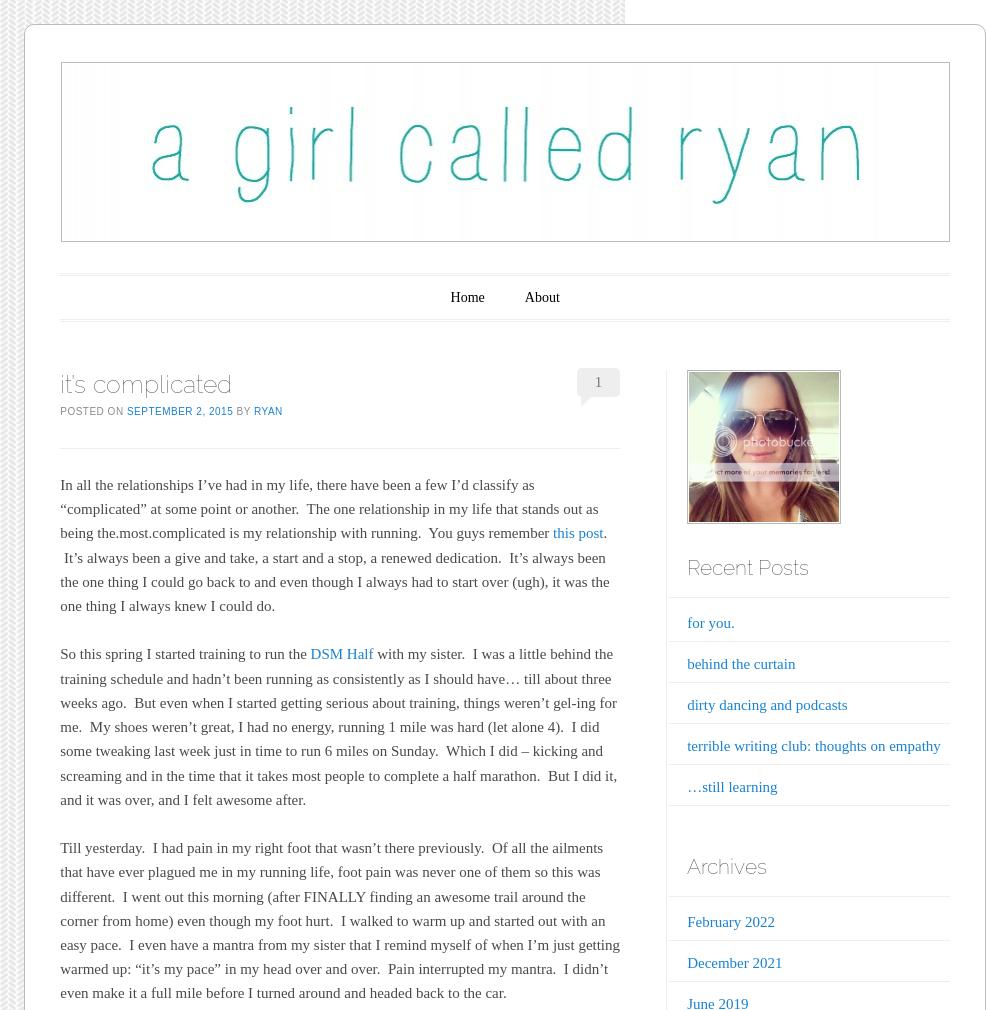 The width and height of the screenshot is (986, 1010). Describe the element at coordinates (686, 962) in the screenshot. I see `'December 2021'` at that location.